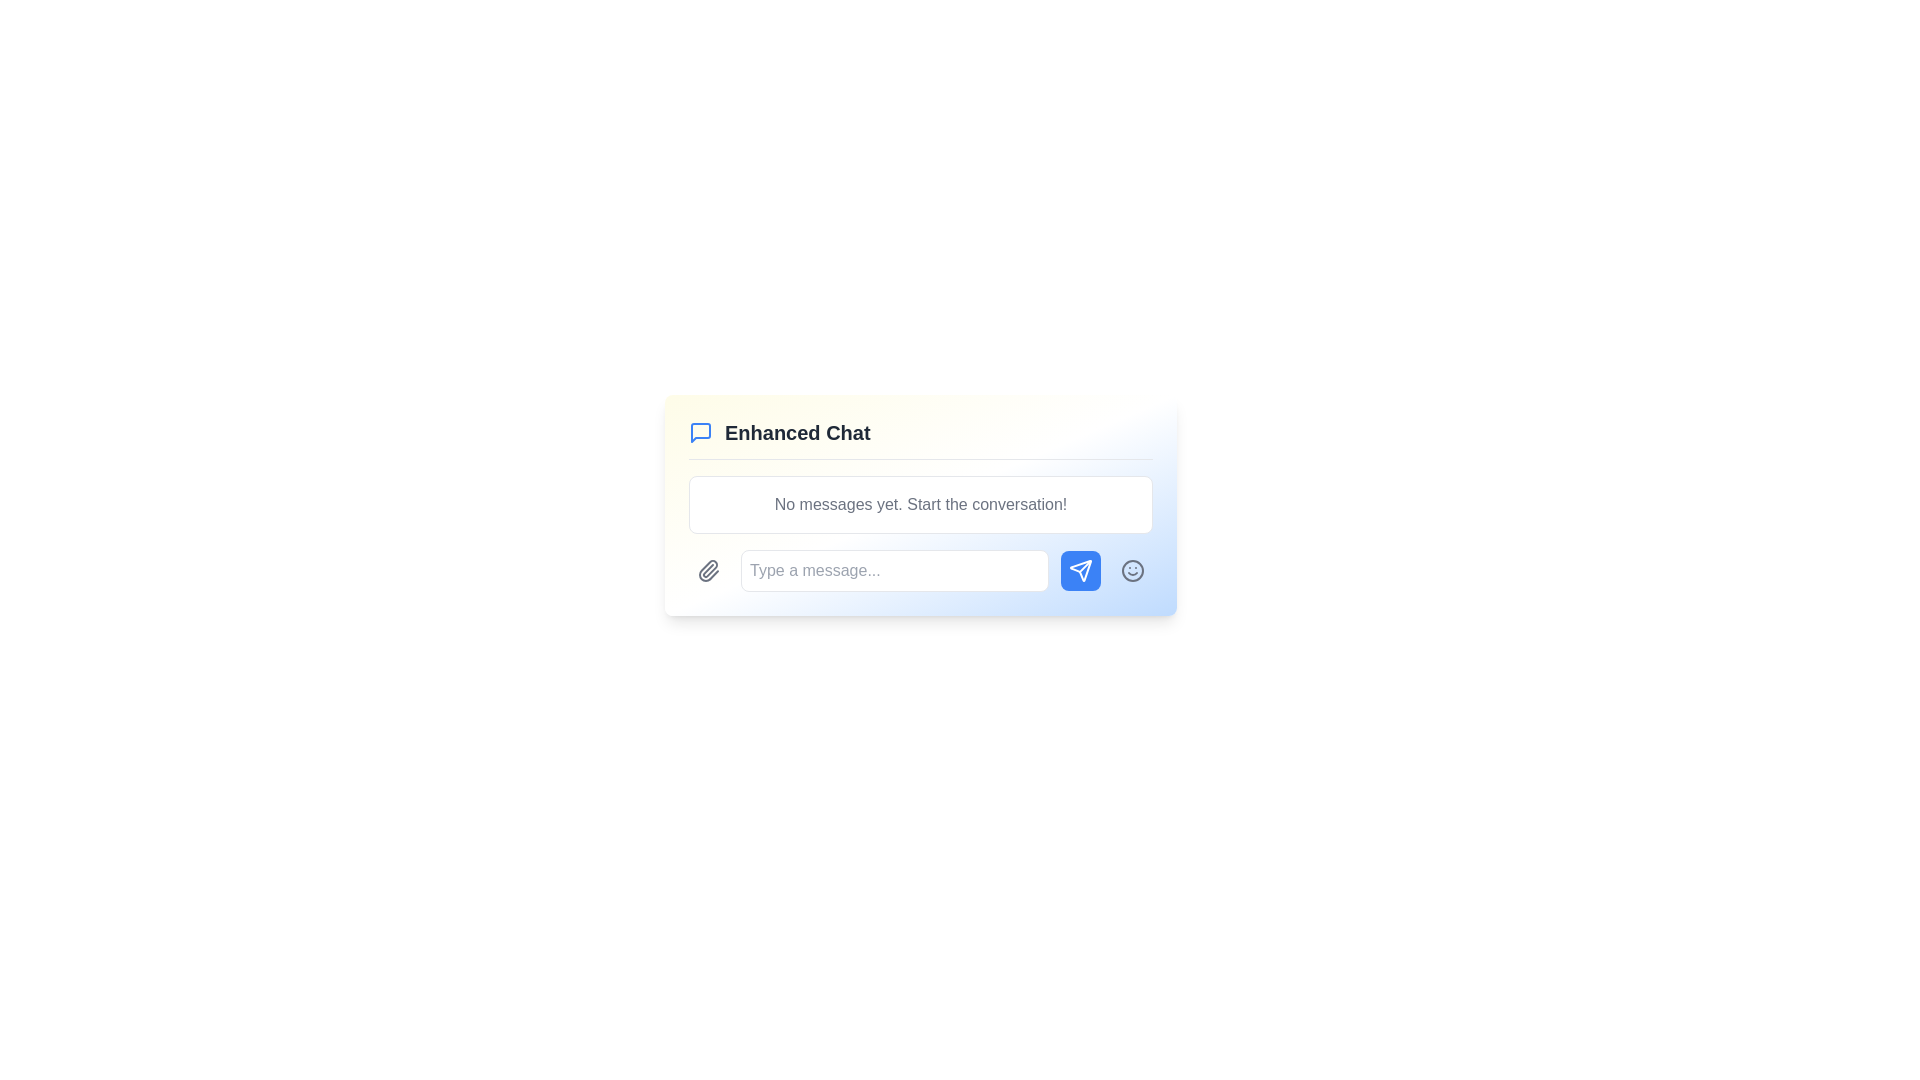  I want to click on the blue chat bubble icon located to the left of the 'Enhanced Chat' text in the top section of the interface, so click(700, 431).